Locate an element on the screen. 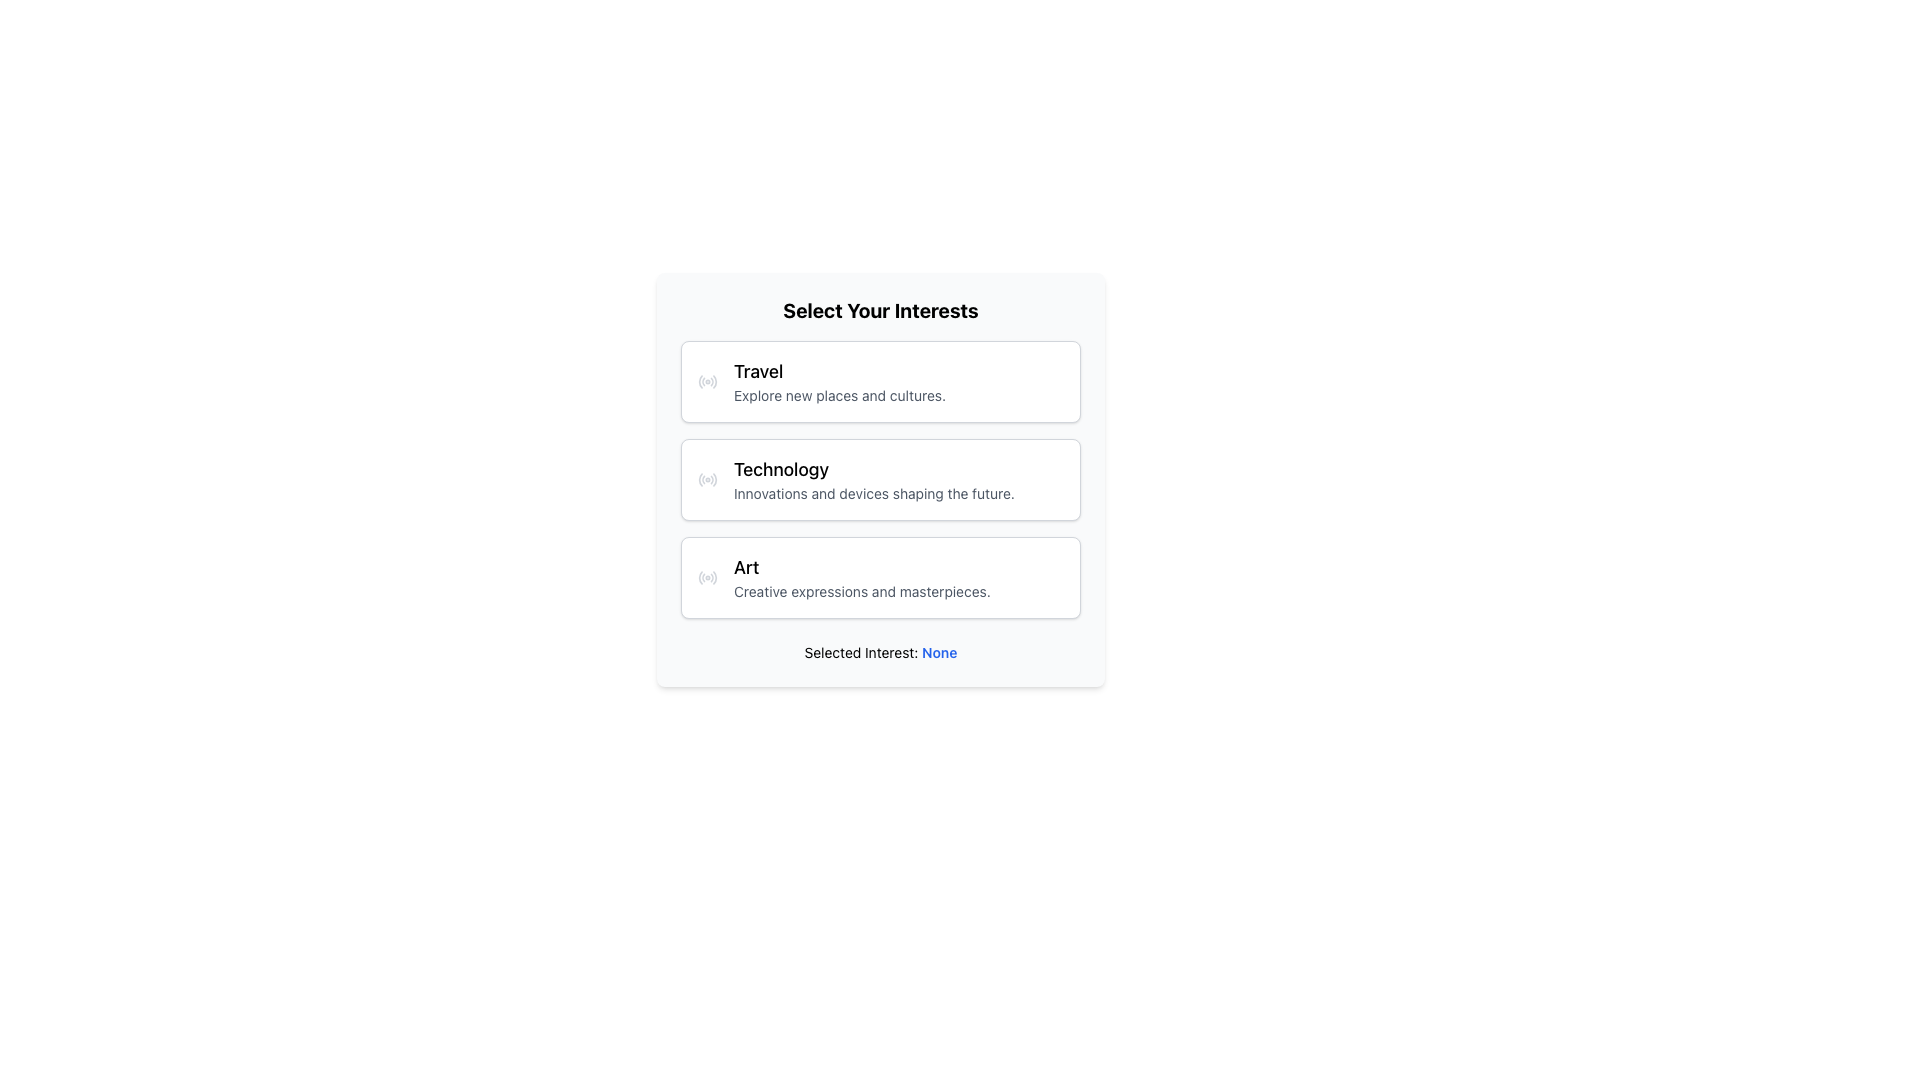 This screenshot has height=1080, width=1920. the second item in the 'Select Your Interests' list, which represents the 'Technology' interest selection option is located at coordinates (880, 479).